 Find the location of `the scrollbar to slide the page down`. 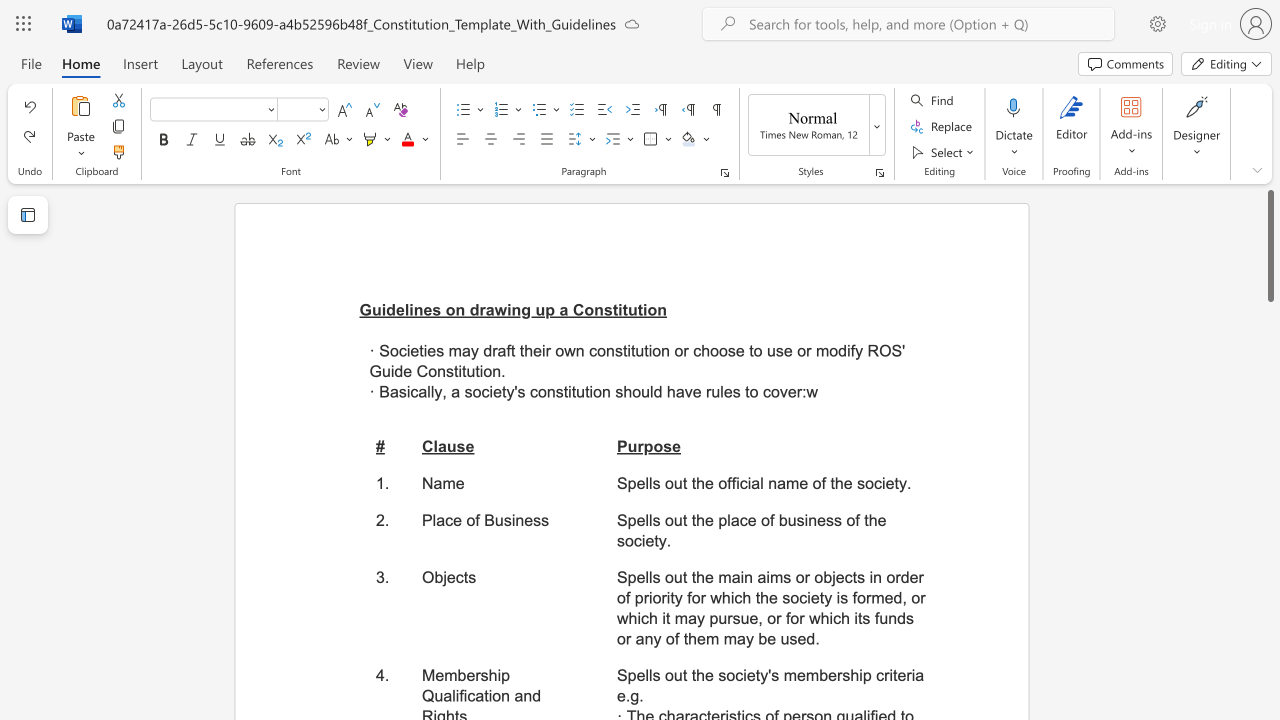

the scrollbar to slide the page down is located at coordinates (1269, 650).